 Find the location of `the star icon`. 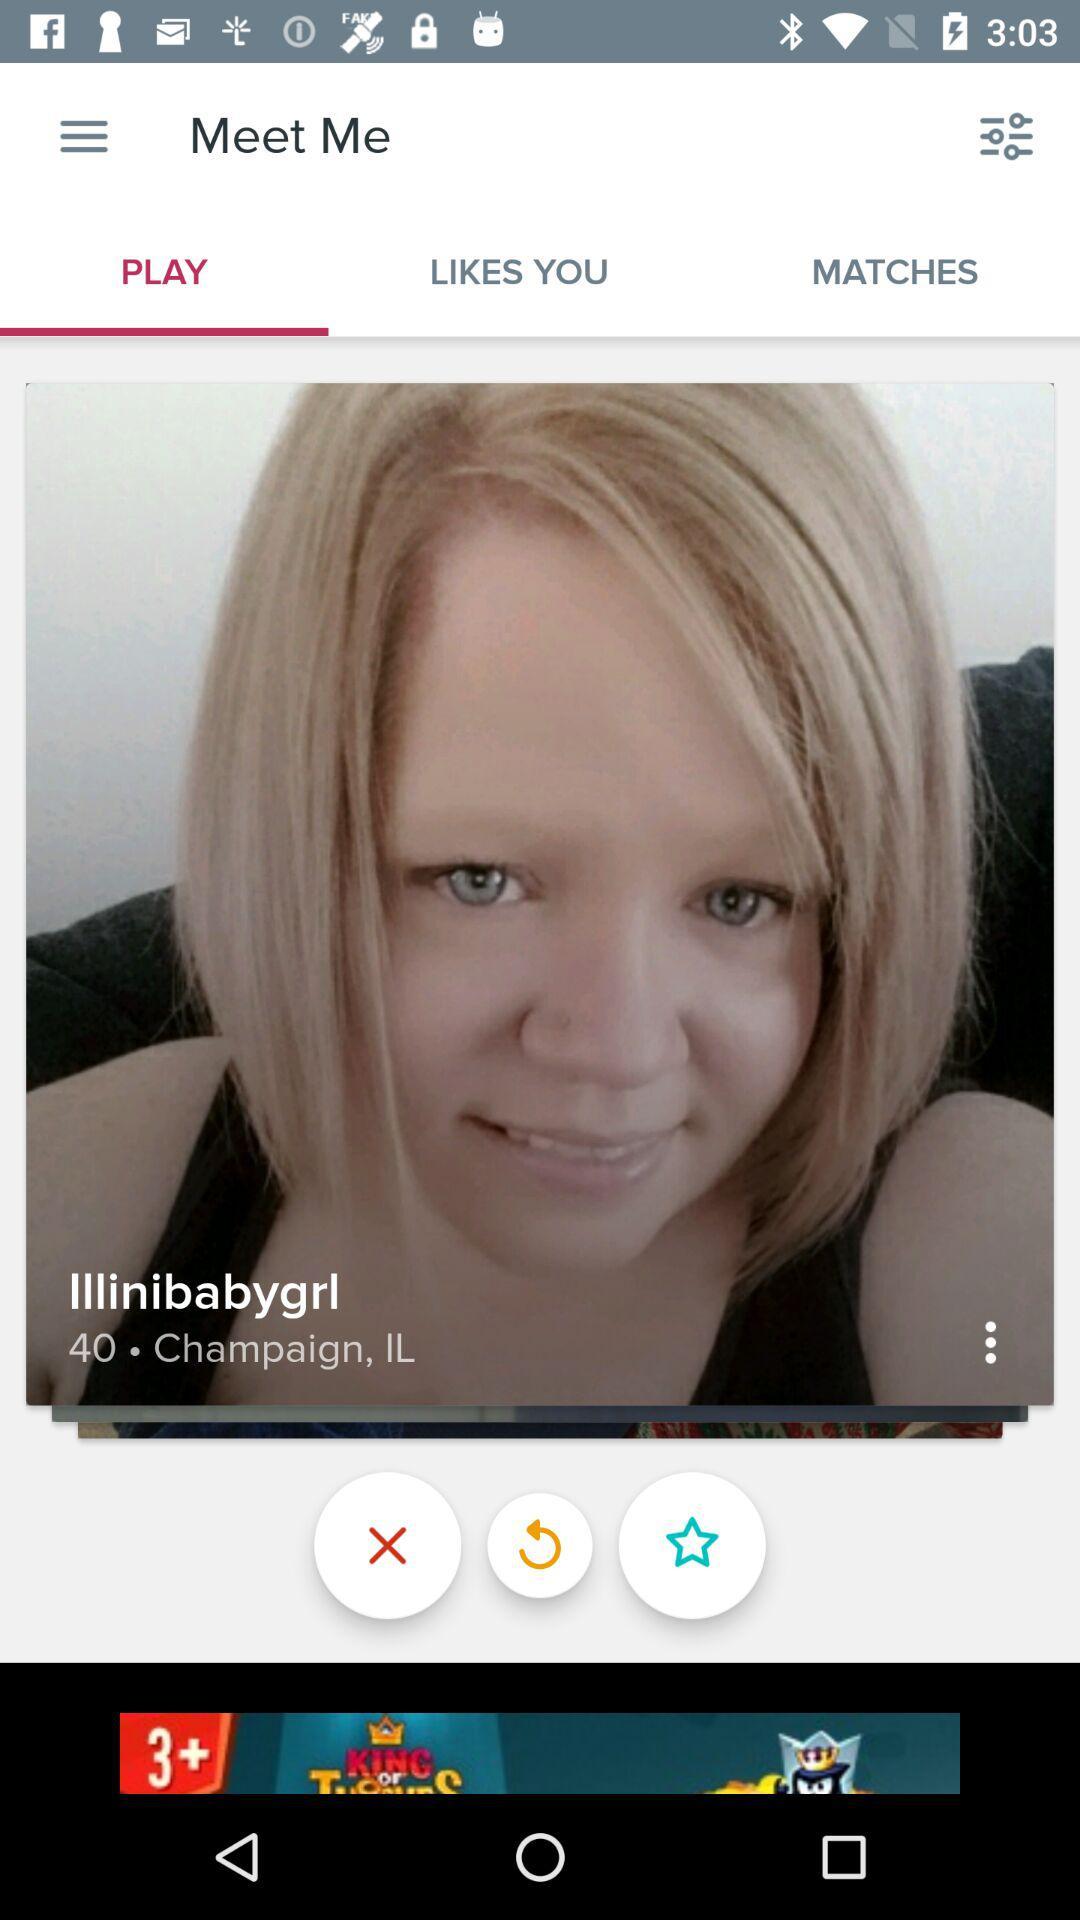

the star icon is located at coordinates (691, 1544).